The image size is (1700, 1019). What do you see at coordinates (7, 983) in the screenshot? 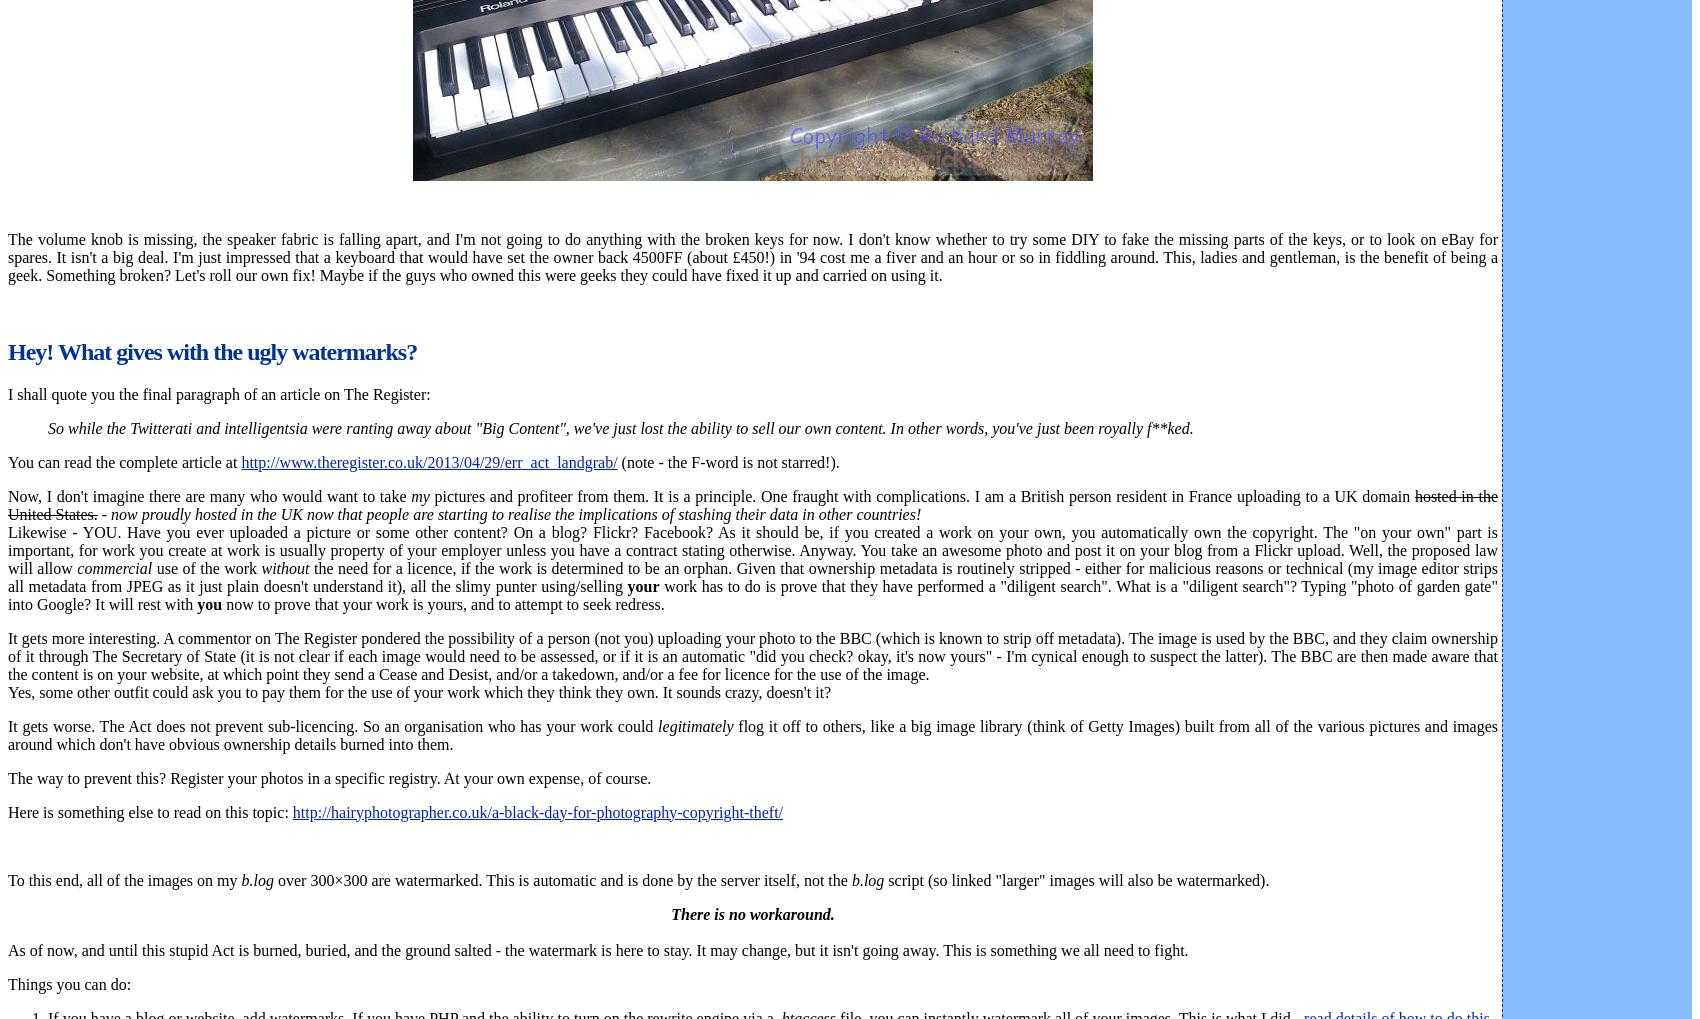
I see `'Things you can do:'` at bounding box center [7, 983].